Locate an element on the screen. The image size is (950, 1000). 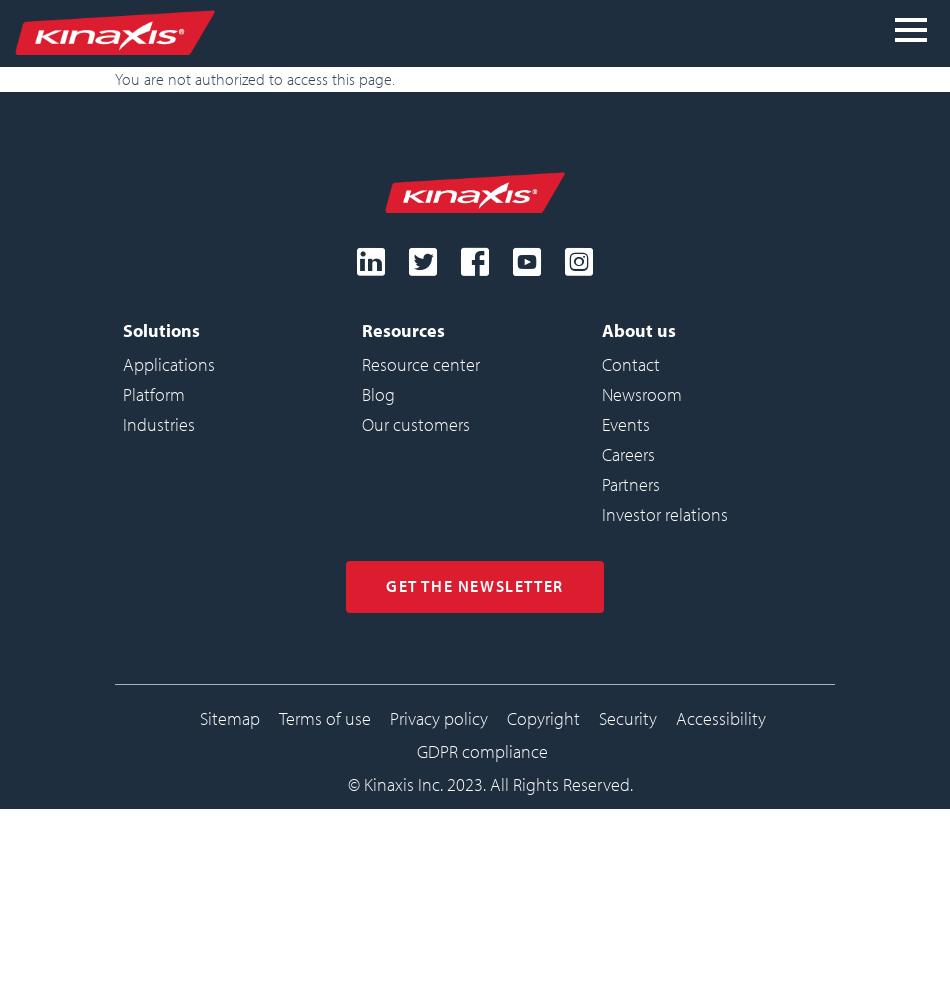
'Newsroom' is located at coordinates (600, 393).